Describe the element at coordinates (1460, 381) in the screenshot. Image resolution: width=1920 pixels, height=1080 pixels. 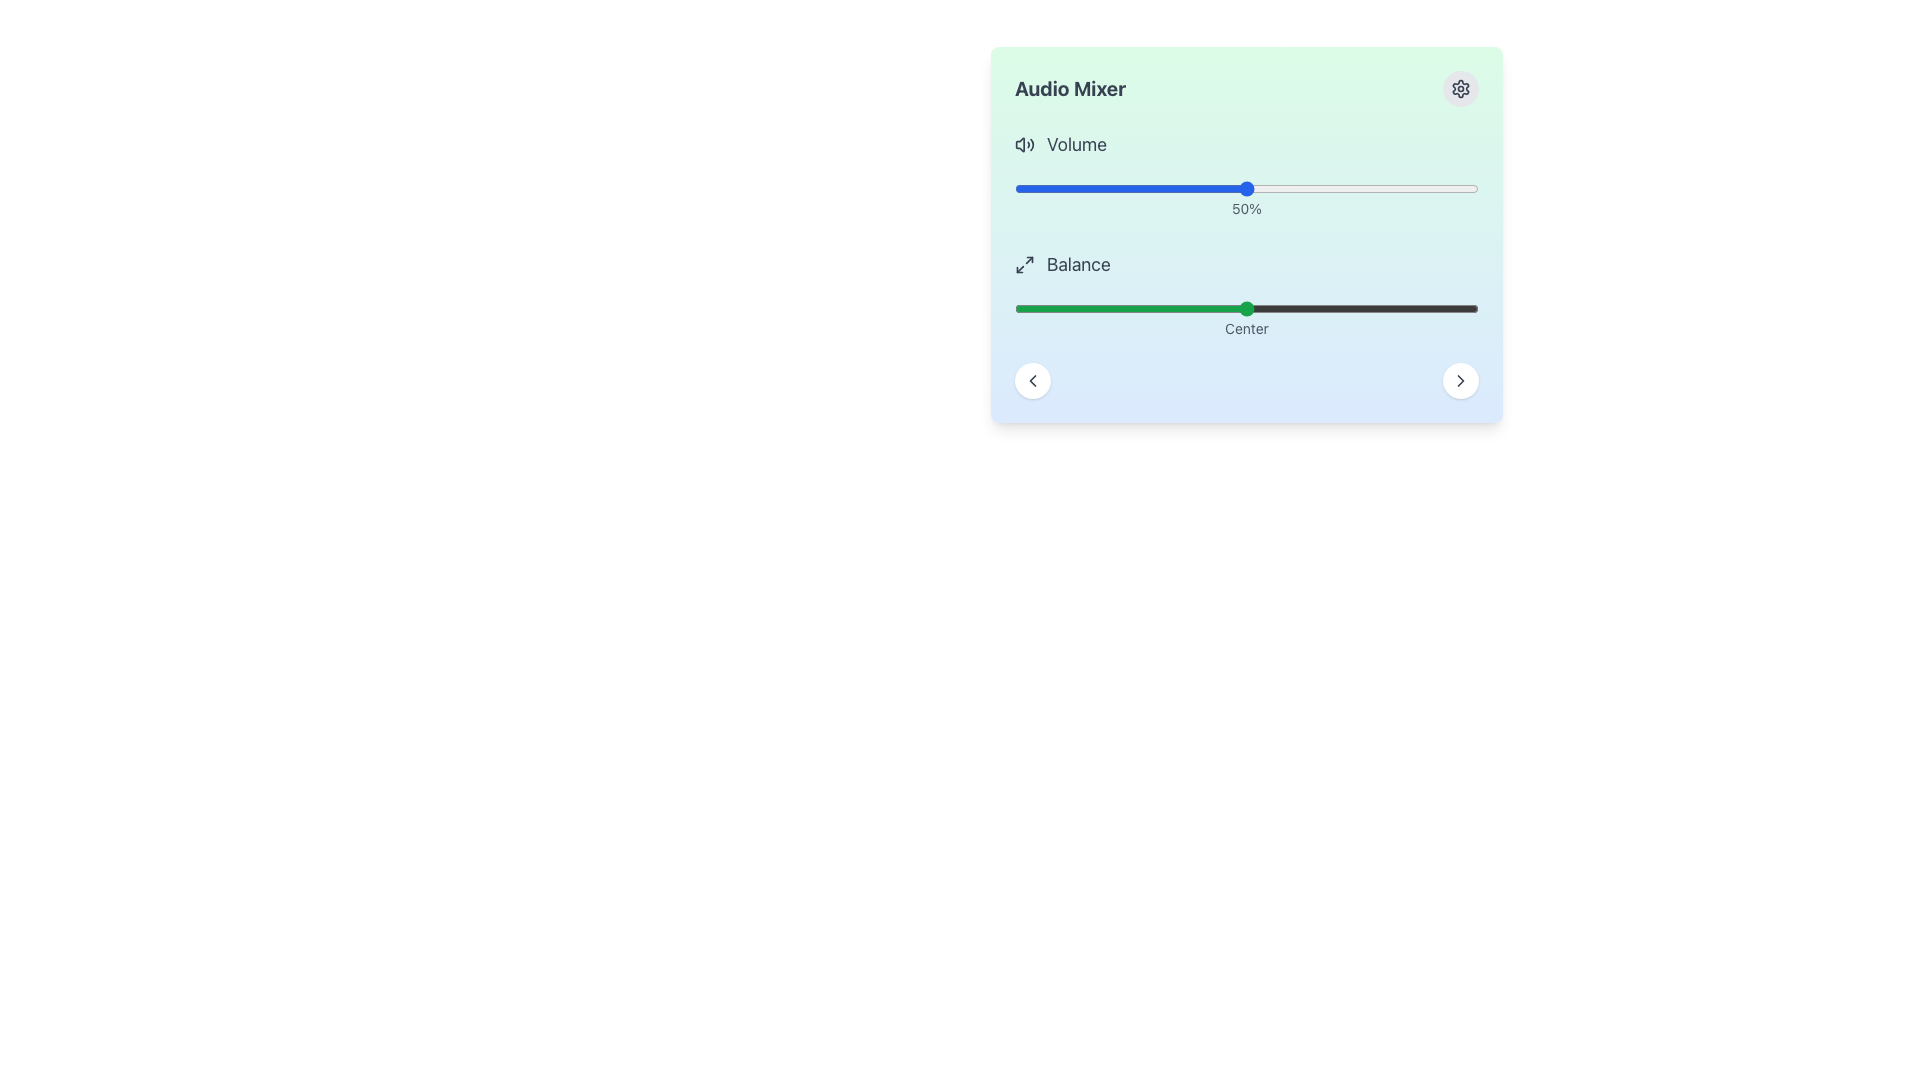
I see `the right-facing chevron icon with a thin stroke and gray color, located in the bottom-right corner of the control panel` at that location.